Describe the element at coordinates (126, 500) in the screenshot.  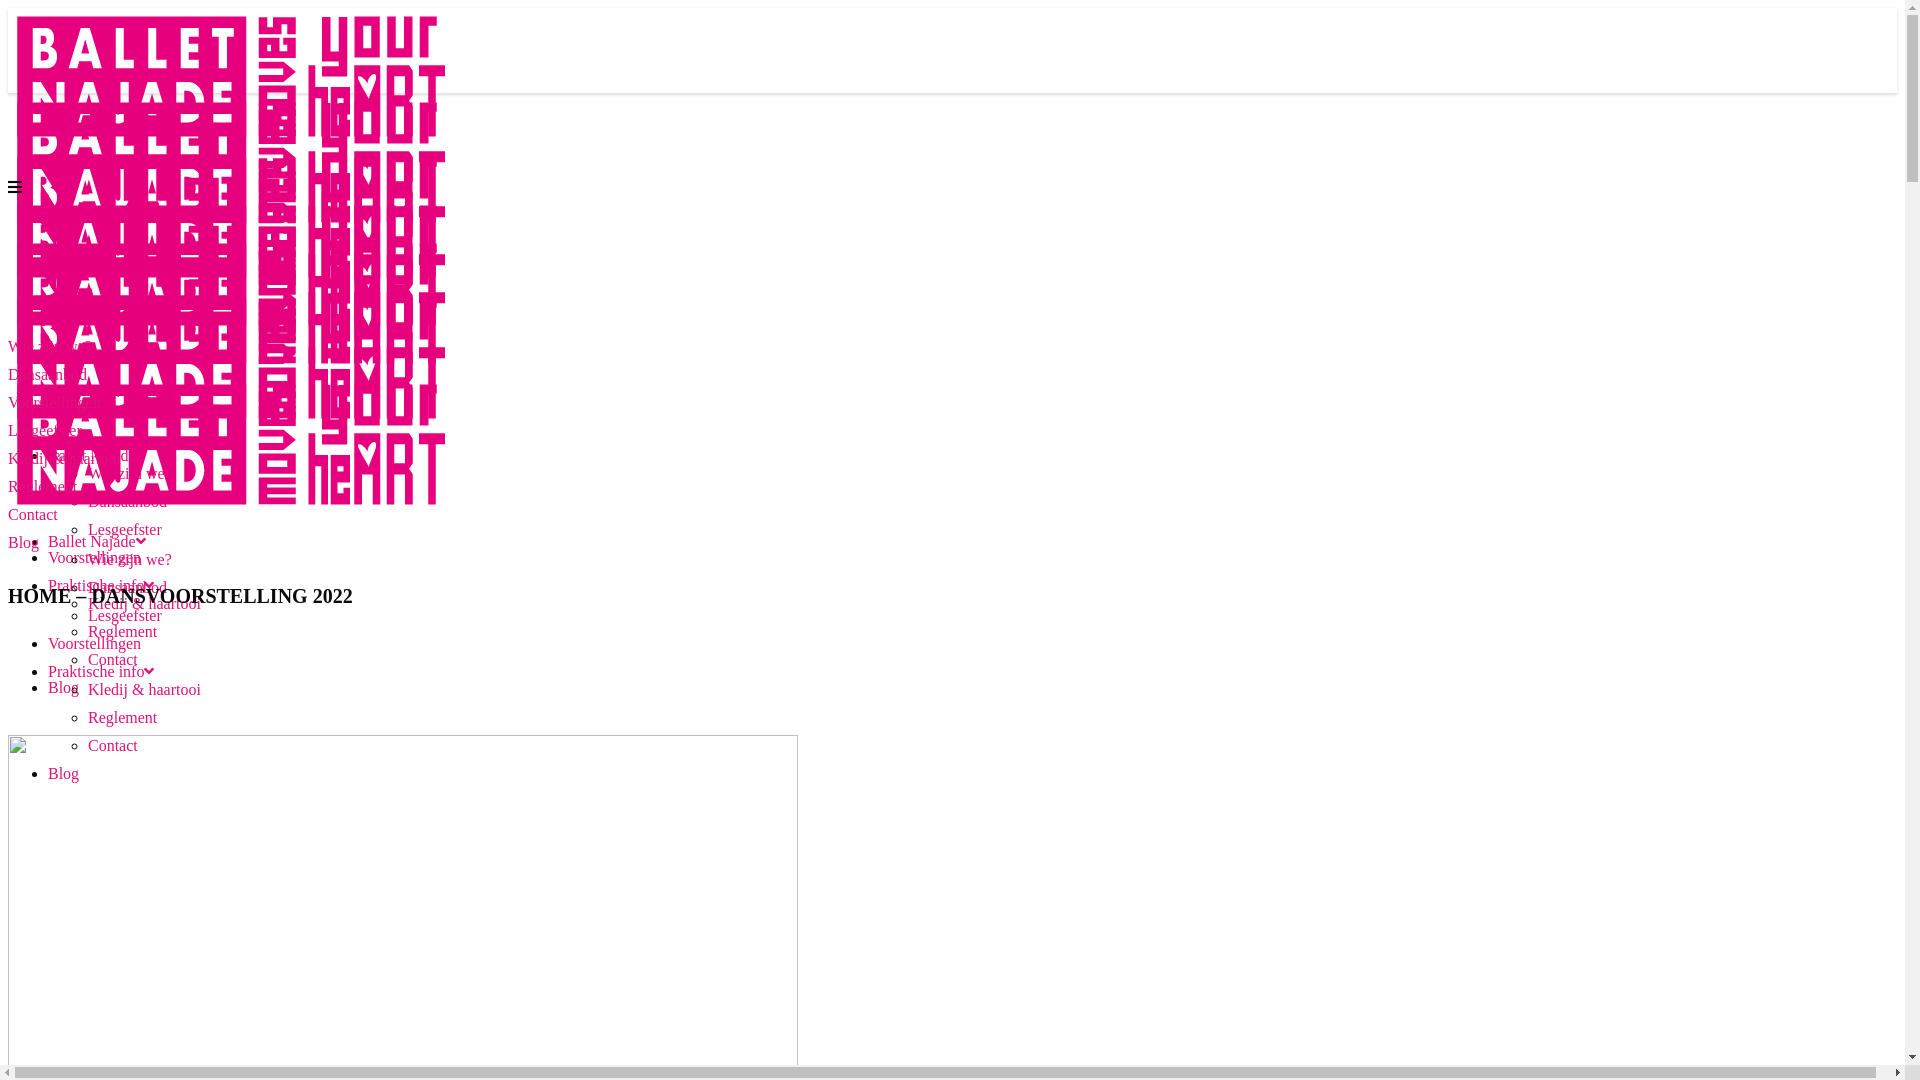
I see `'Dansaanbod'` at that location.